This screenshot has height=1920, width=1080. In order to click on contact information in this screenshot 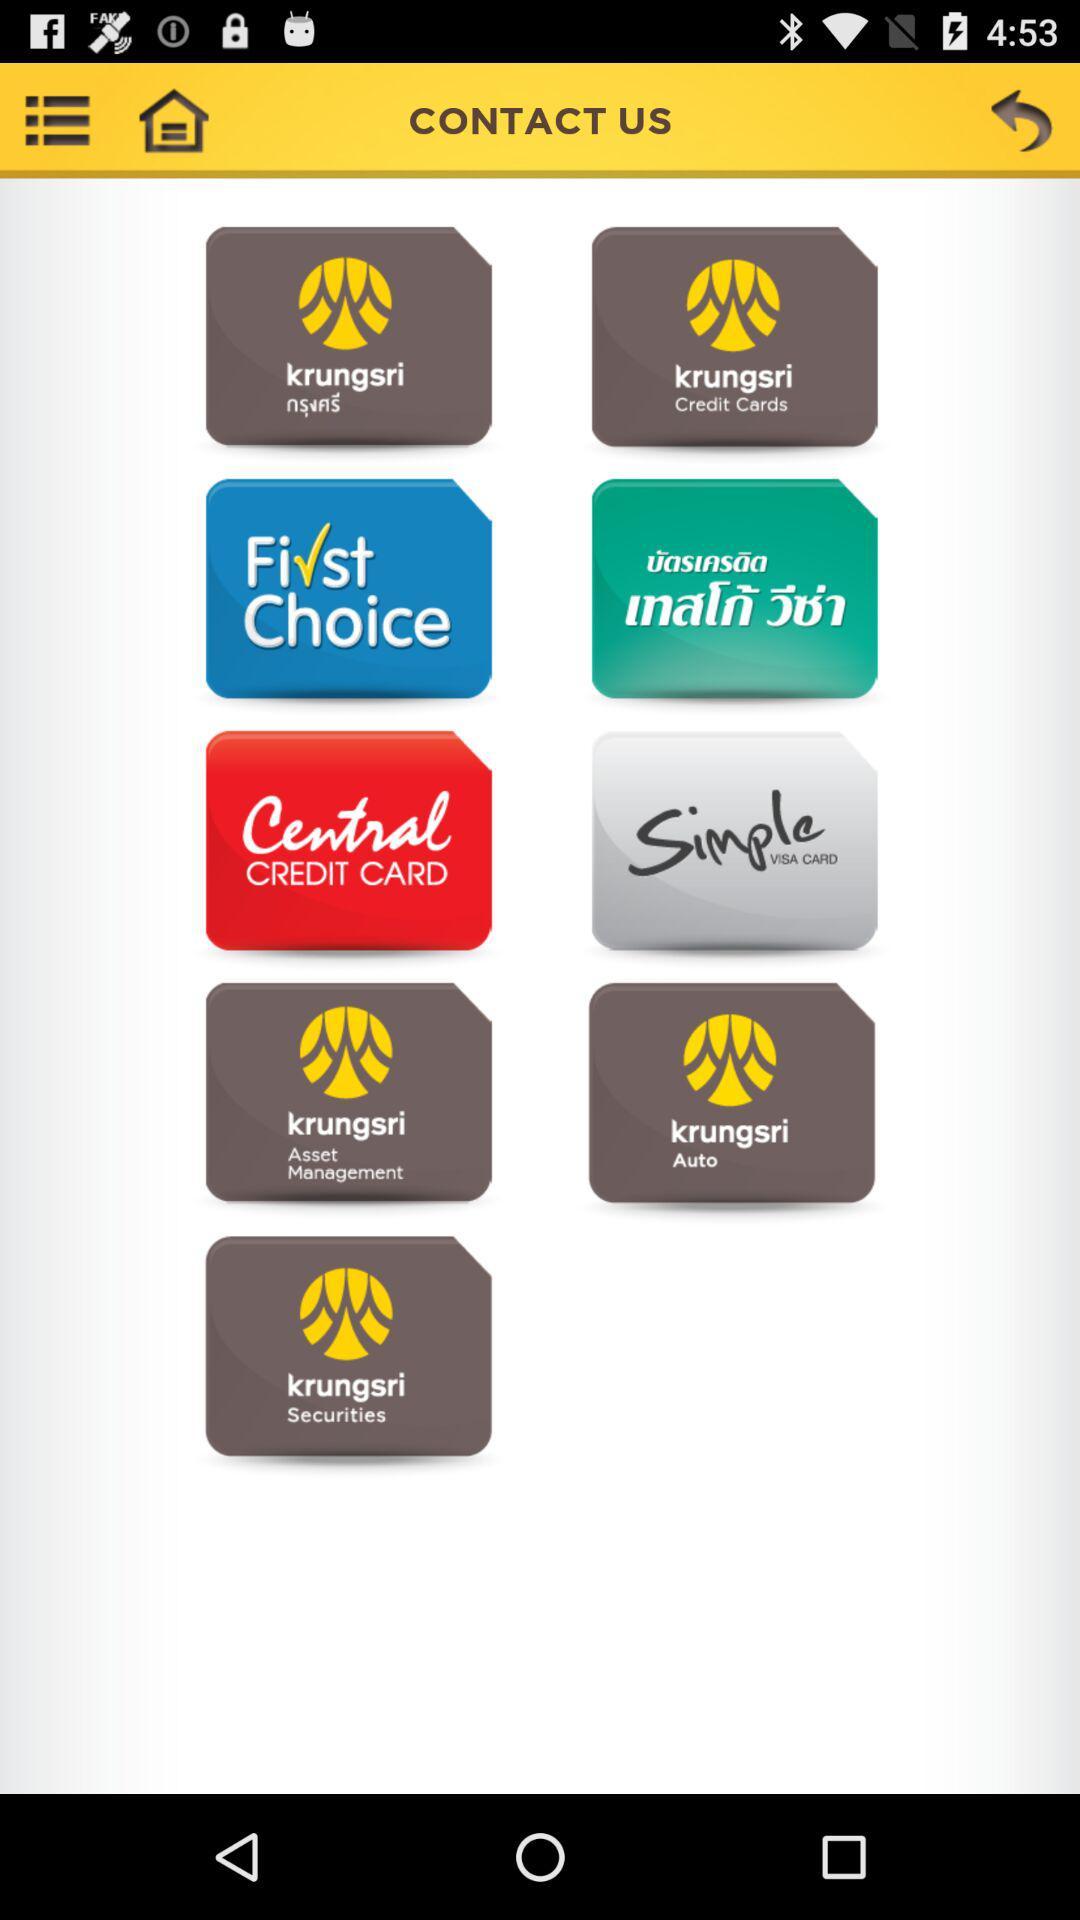, I will do `click(347, 850)`.